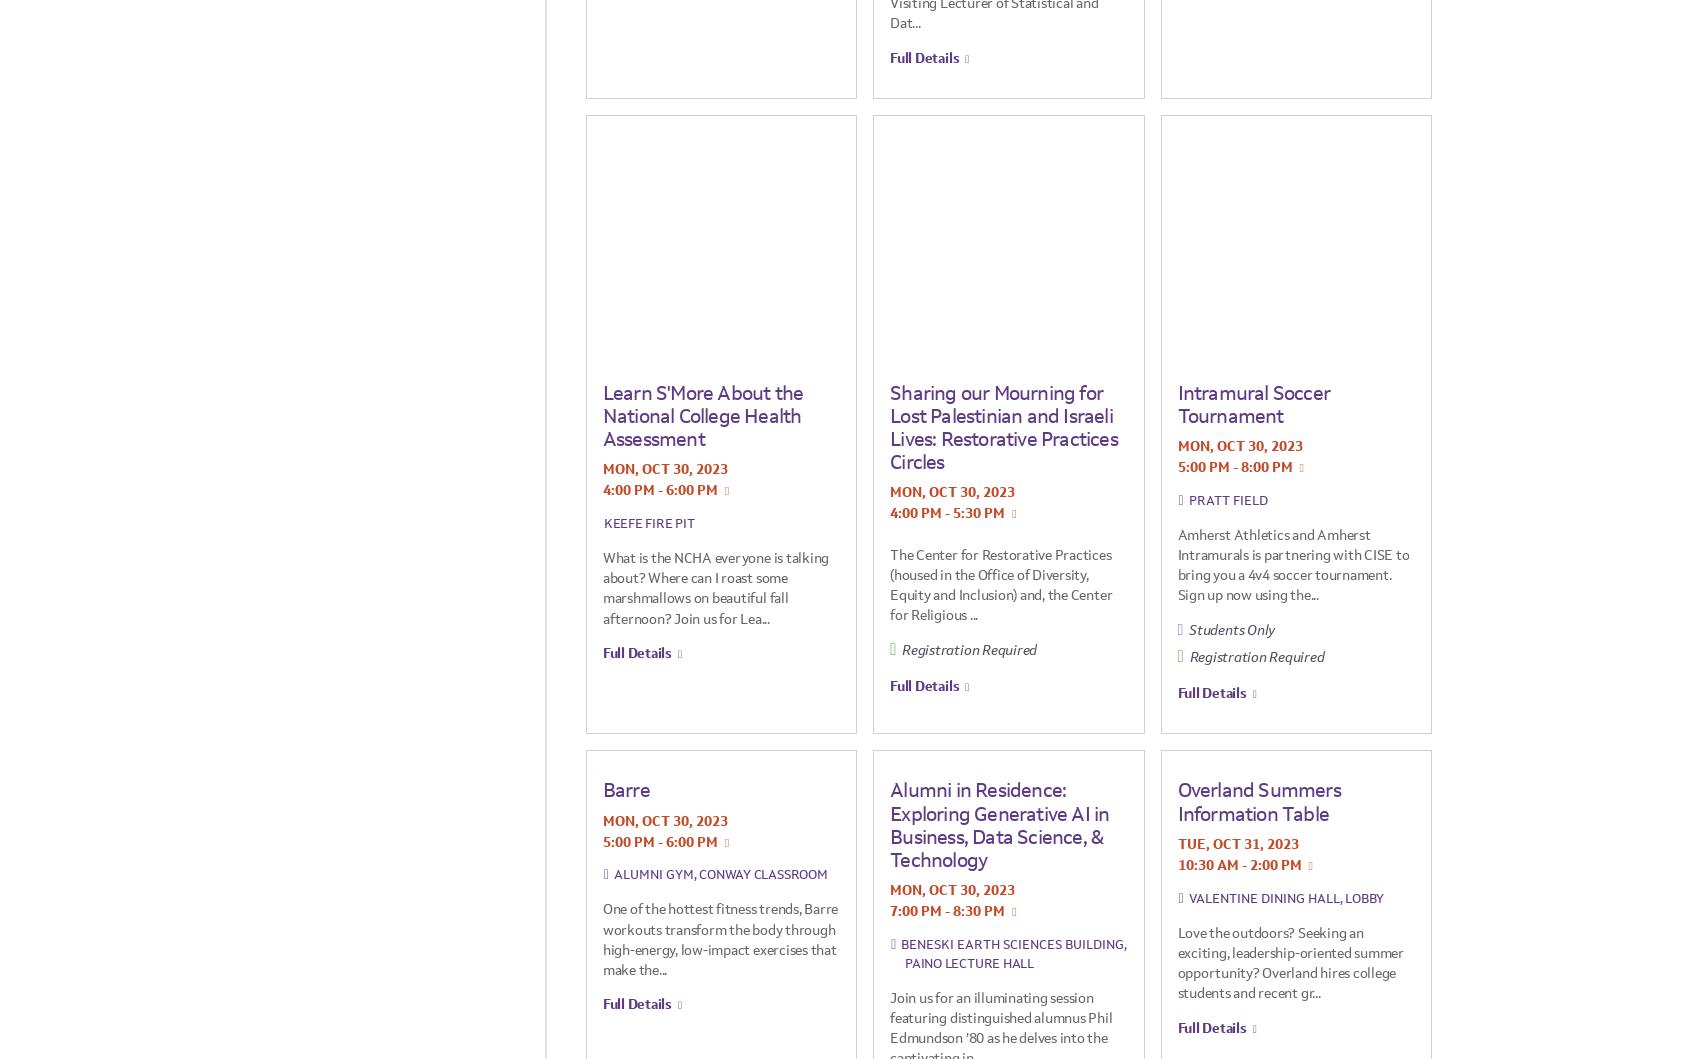 The width and height of the screenshot is (1700, 1059). What do you see at coordinates (889, 583) in the screenshot?
I see `'The Center for Restorative Practices (housed in the Office of Diversity, Equity and Inclusion) and, the Center for Religious ...'` at bounding box center [889, 583].